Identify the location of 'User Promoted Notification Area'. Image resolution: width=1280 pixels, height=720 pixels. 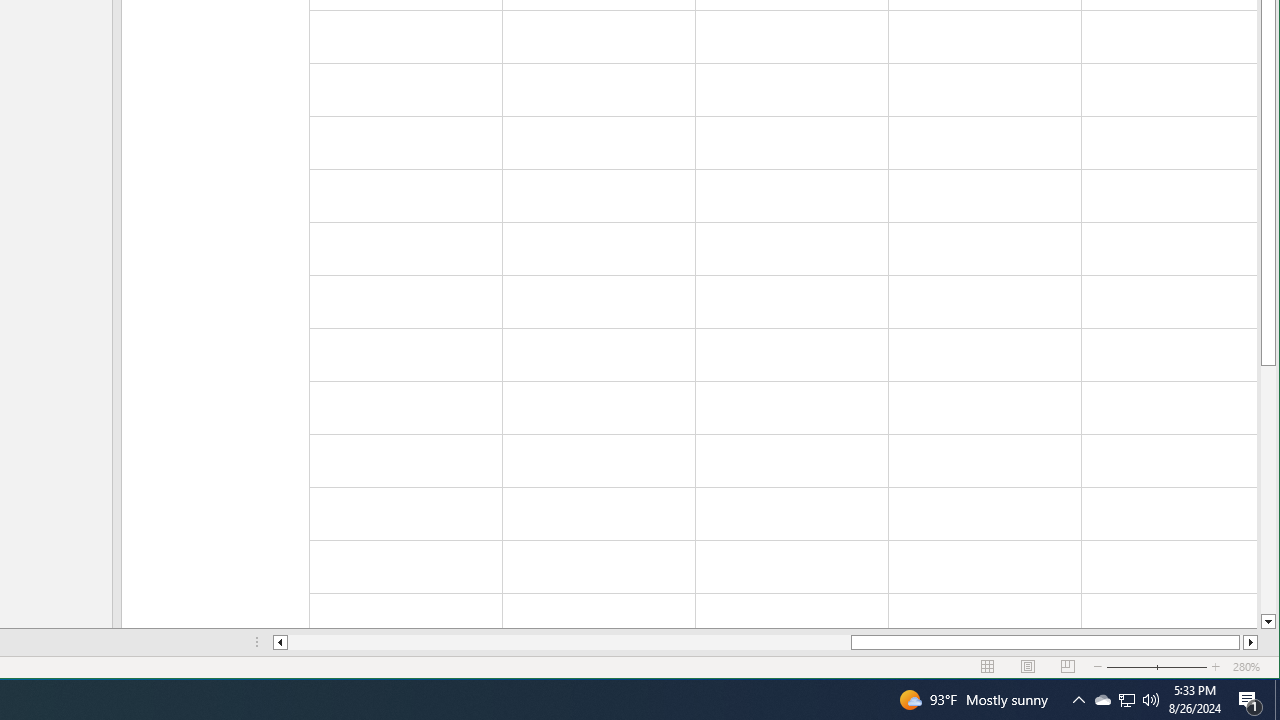
(1078, 698).